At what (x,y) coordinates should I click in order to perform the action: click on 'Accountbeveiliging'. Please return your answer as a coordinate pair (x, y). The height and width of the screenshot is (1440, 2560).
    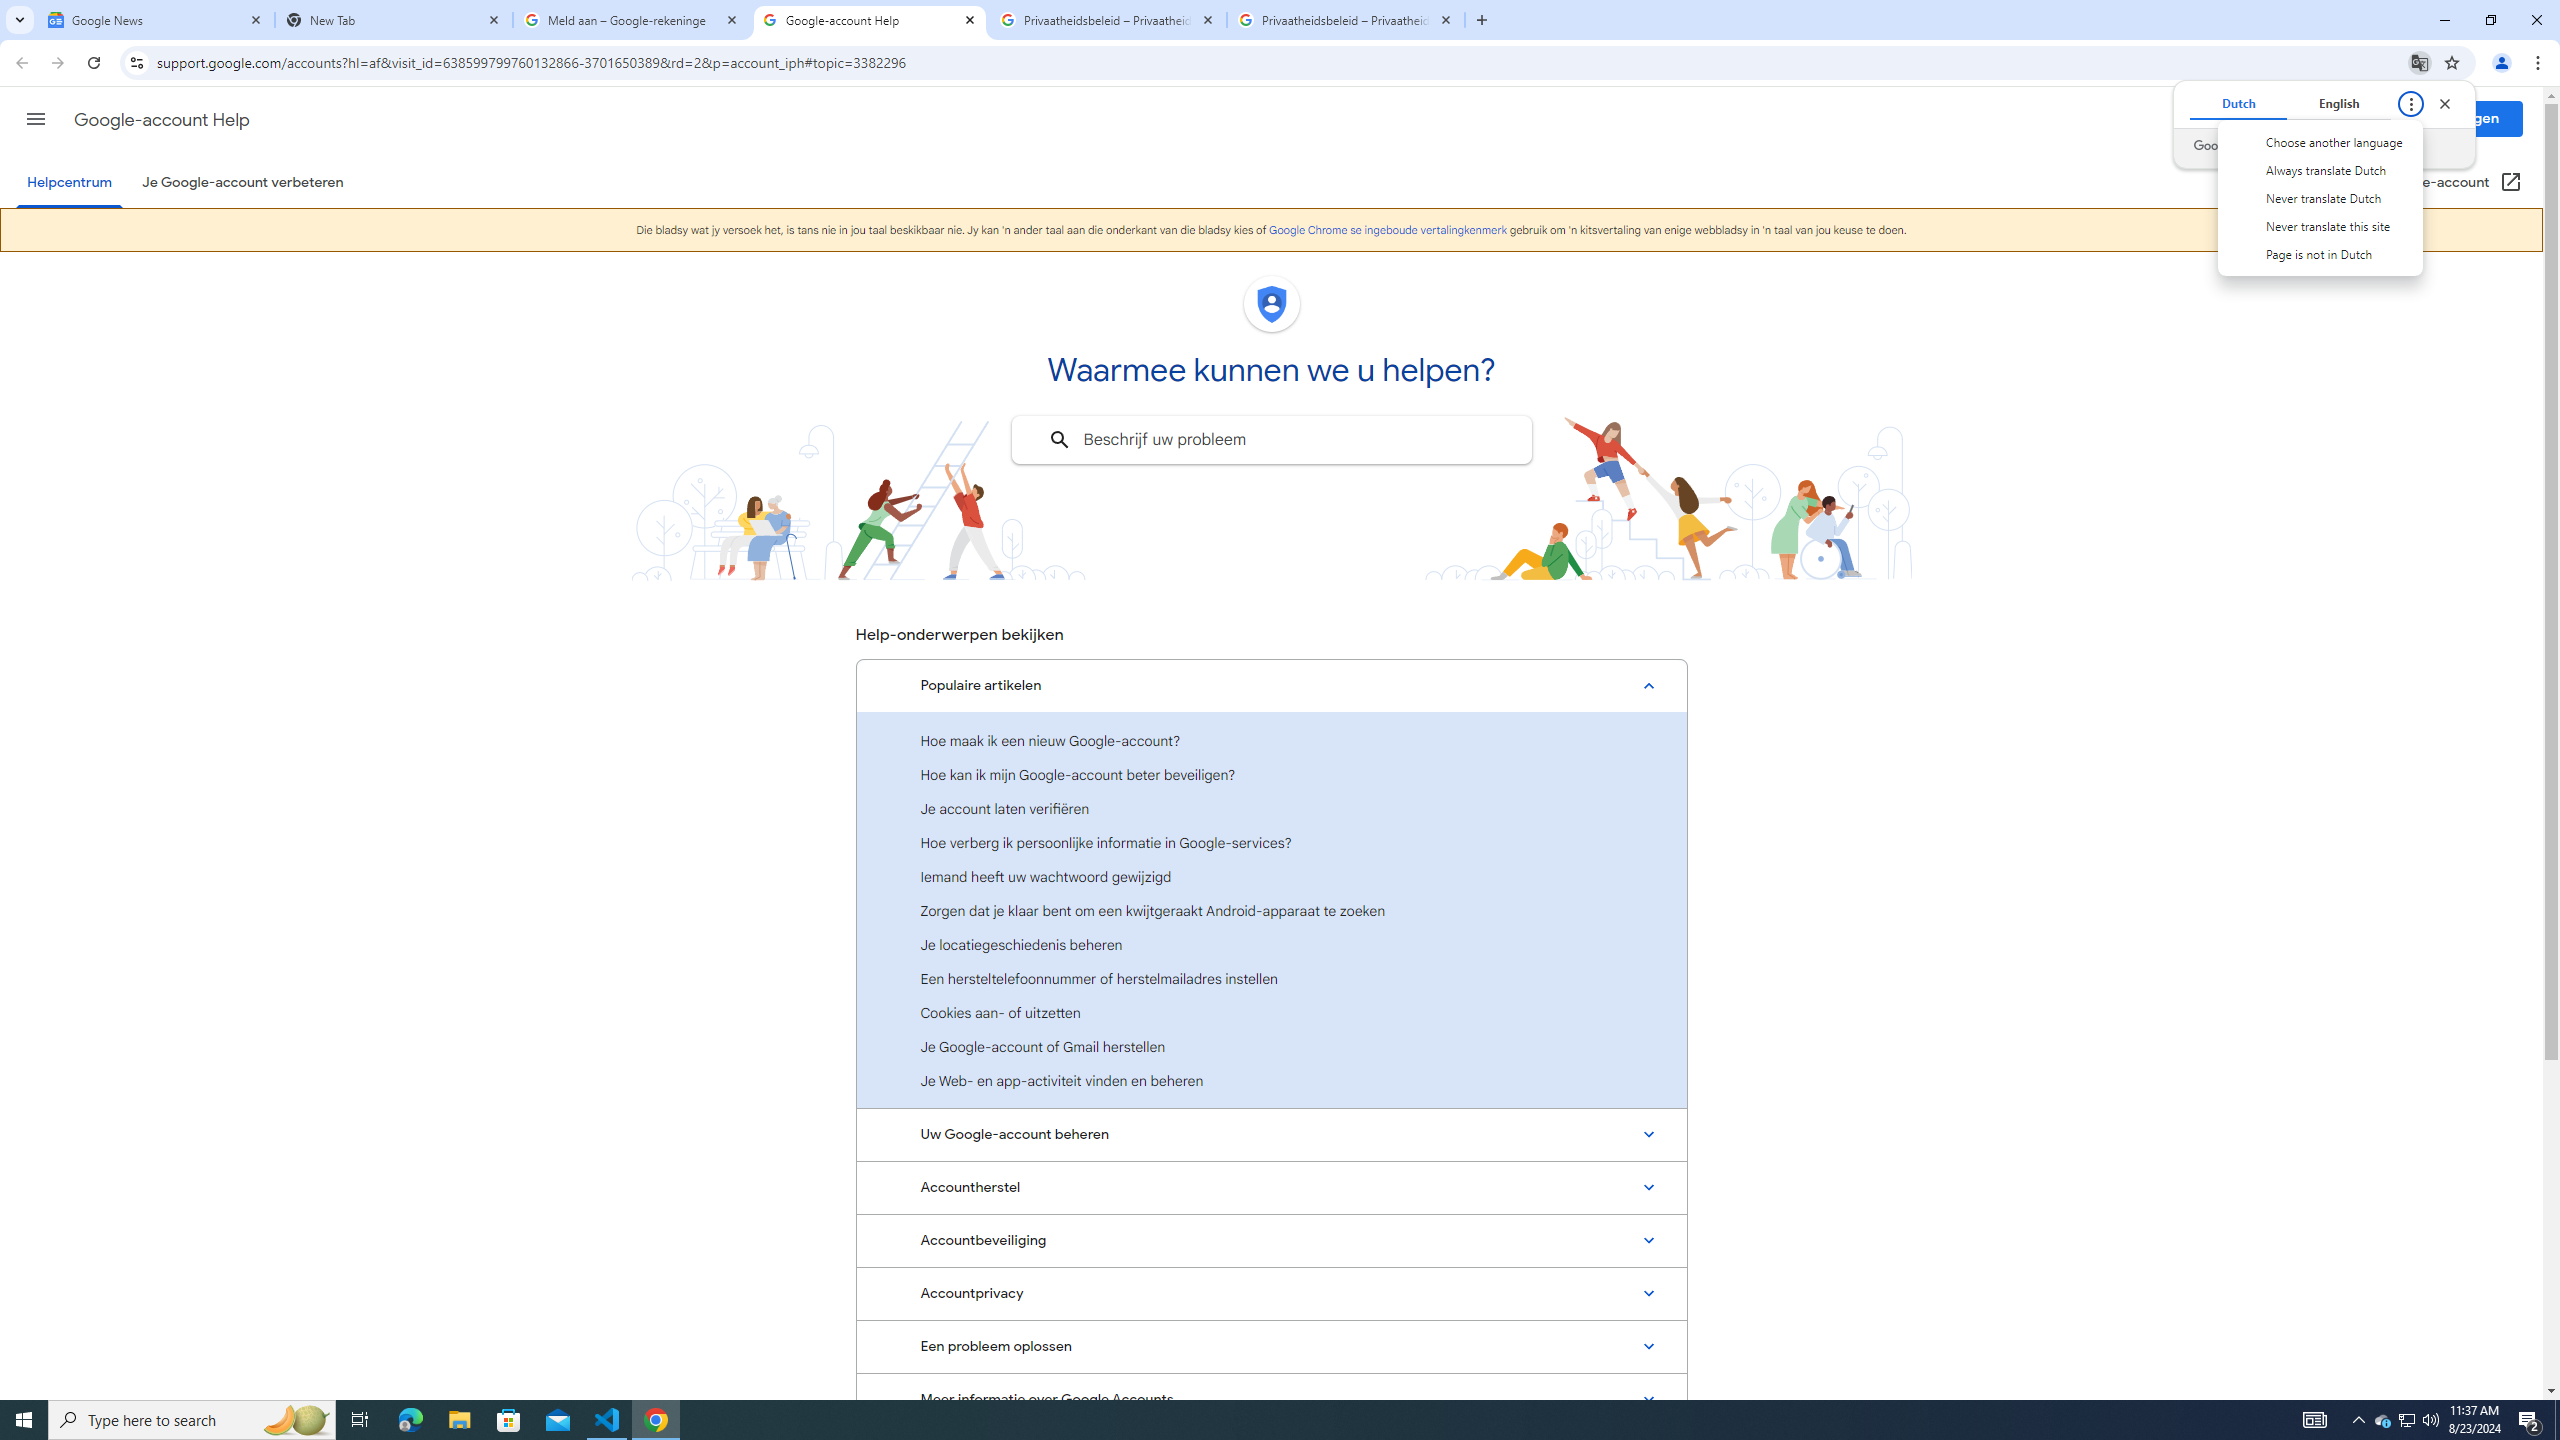
    Looking at the image, I should click on (1271, 1240).